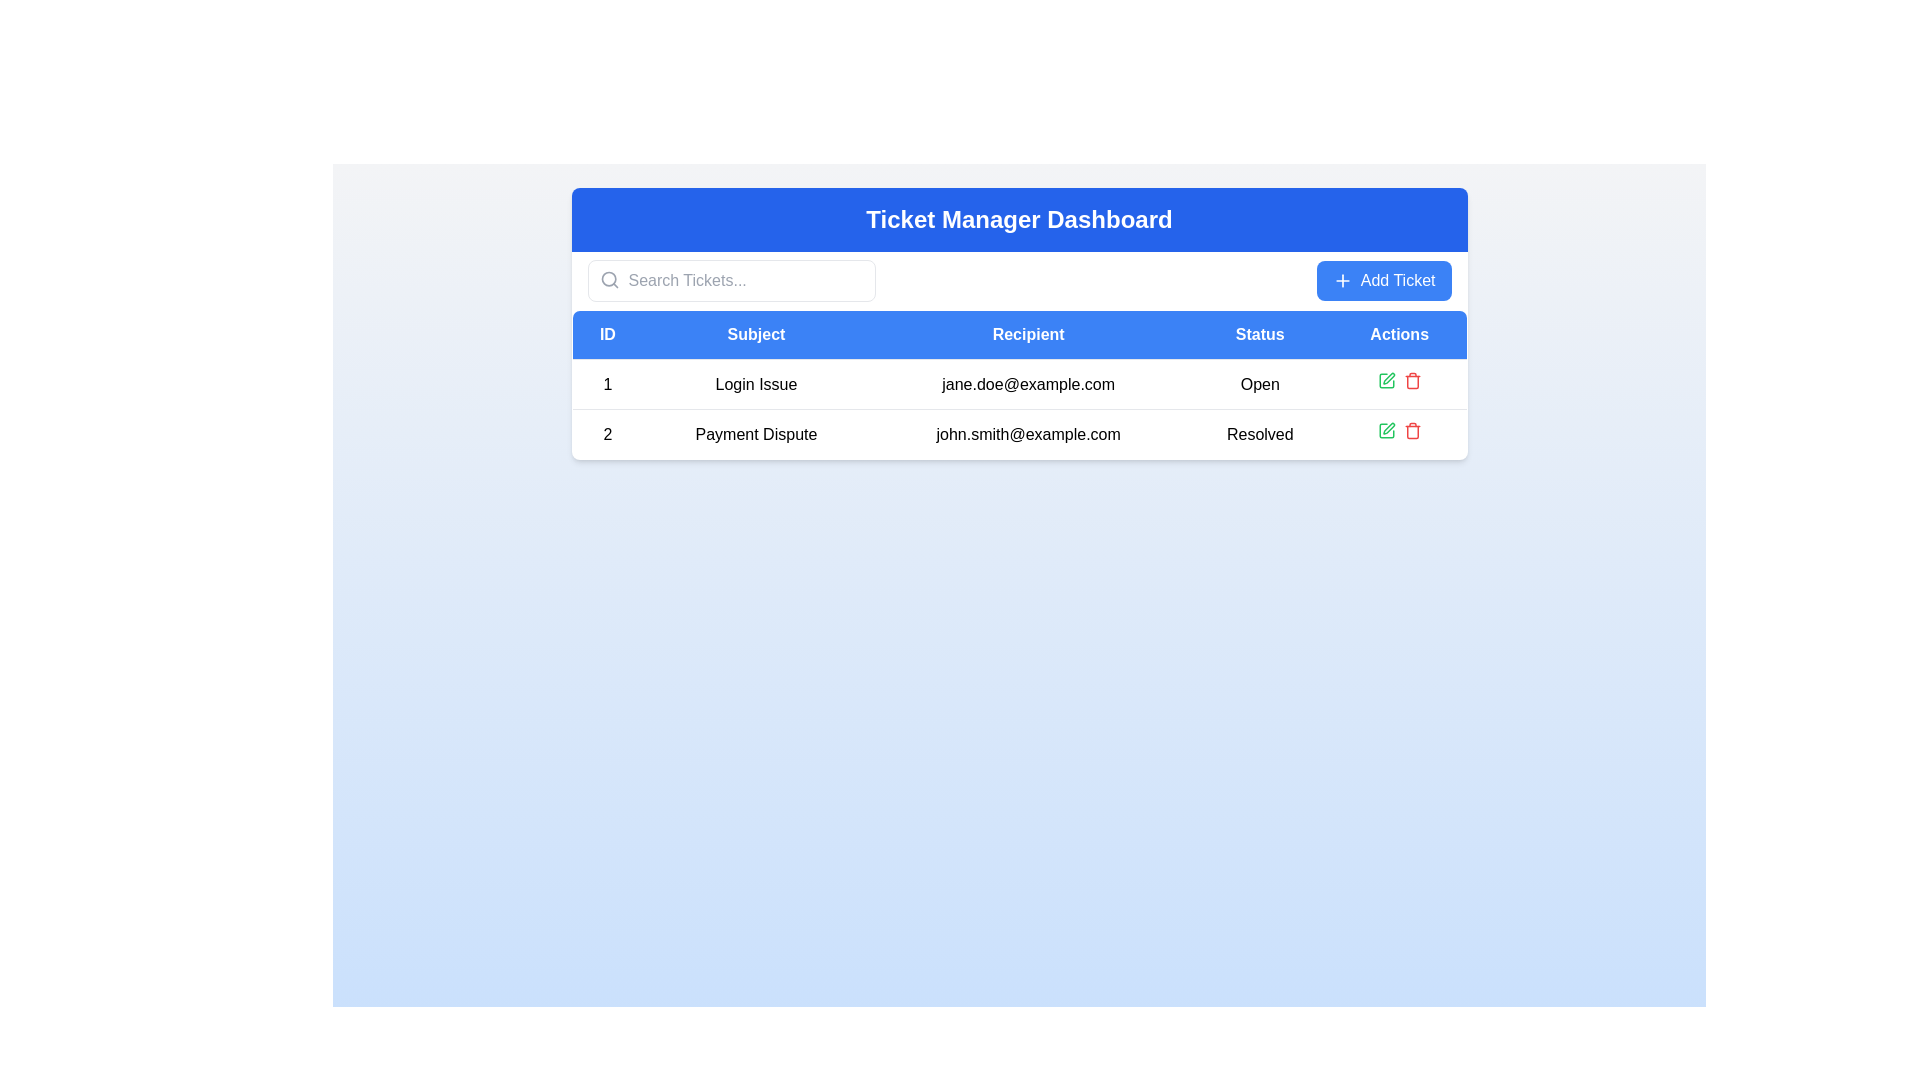  Describe the element at coordinates (1398, 384) in the screenshot. I see `the red 'delete' icon in the Actions cell of the 'Login Issue' ticket row` at that location.